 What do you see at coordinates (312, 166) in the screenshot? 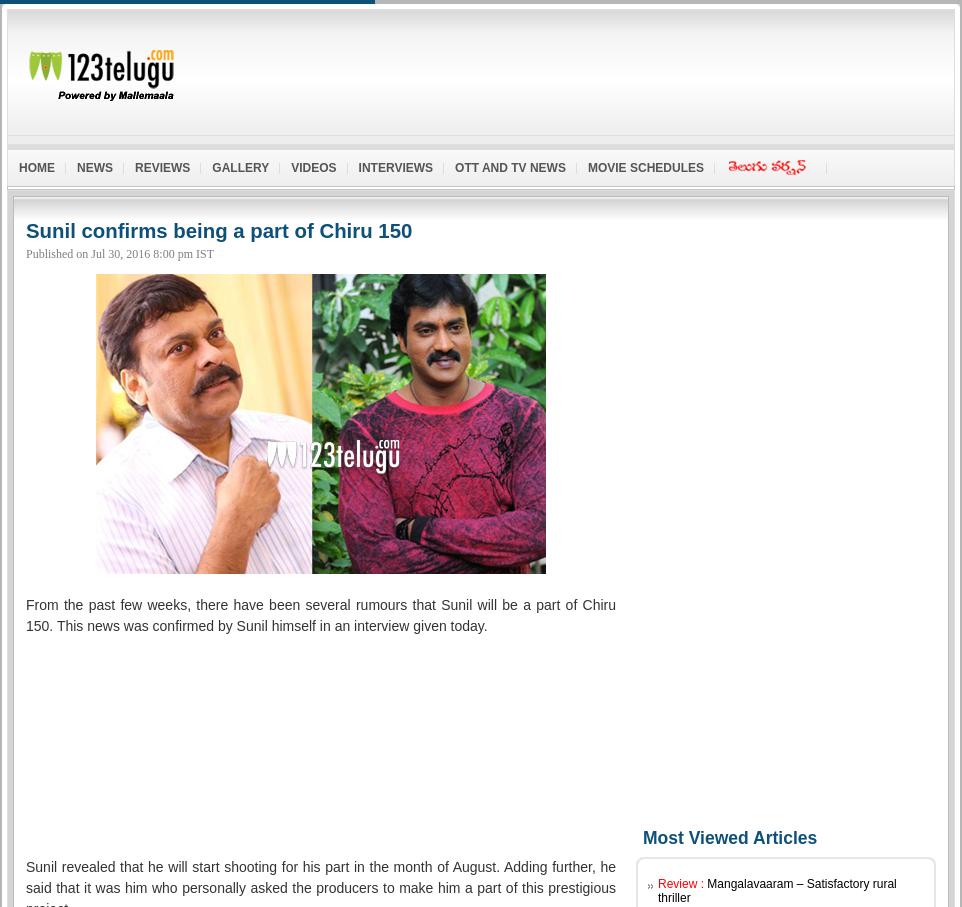
I see `'Videos'` at bounding box center [312, 166].